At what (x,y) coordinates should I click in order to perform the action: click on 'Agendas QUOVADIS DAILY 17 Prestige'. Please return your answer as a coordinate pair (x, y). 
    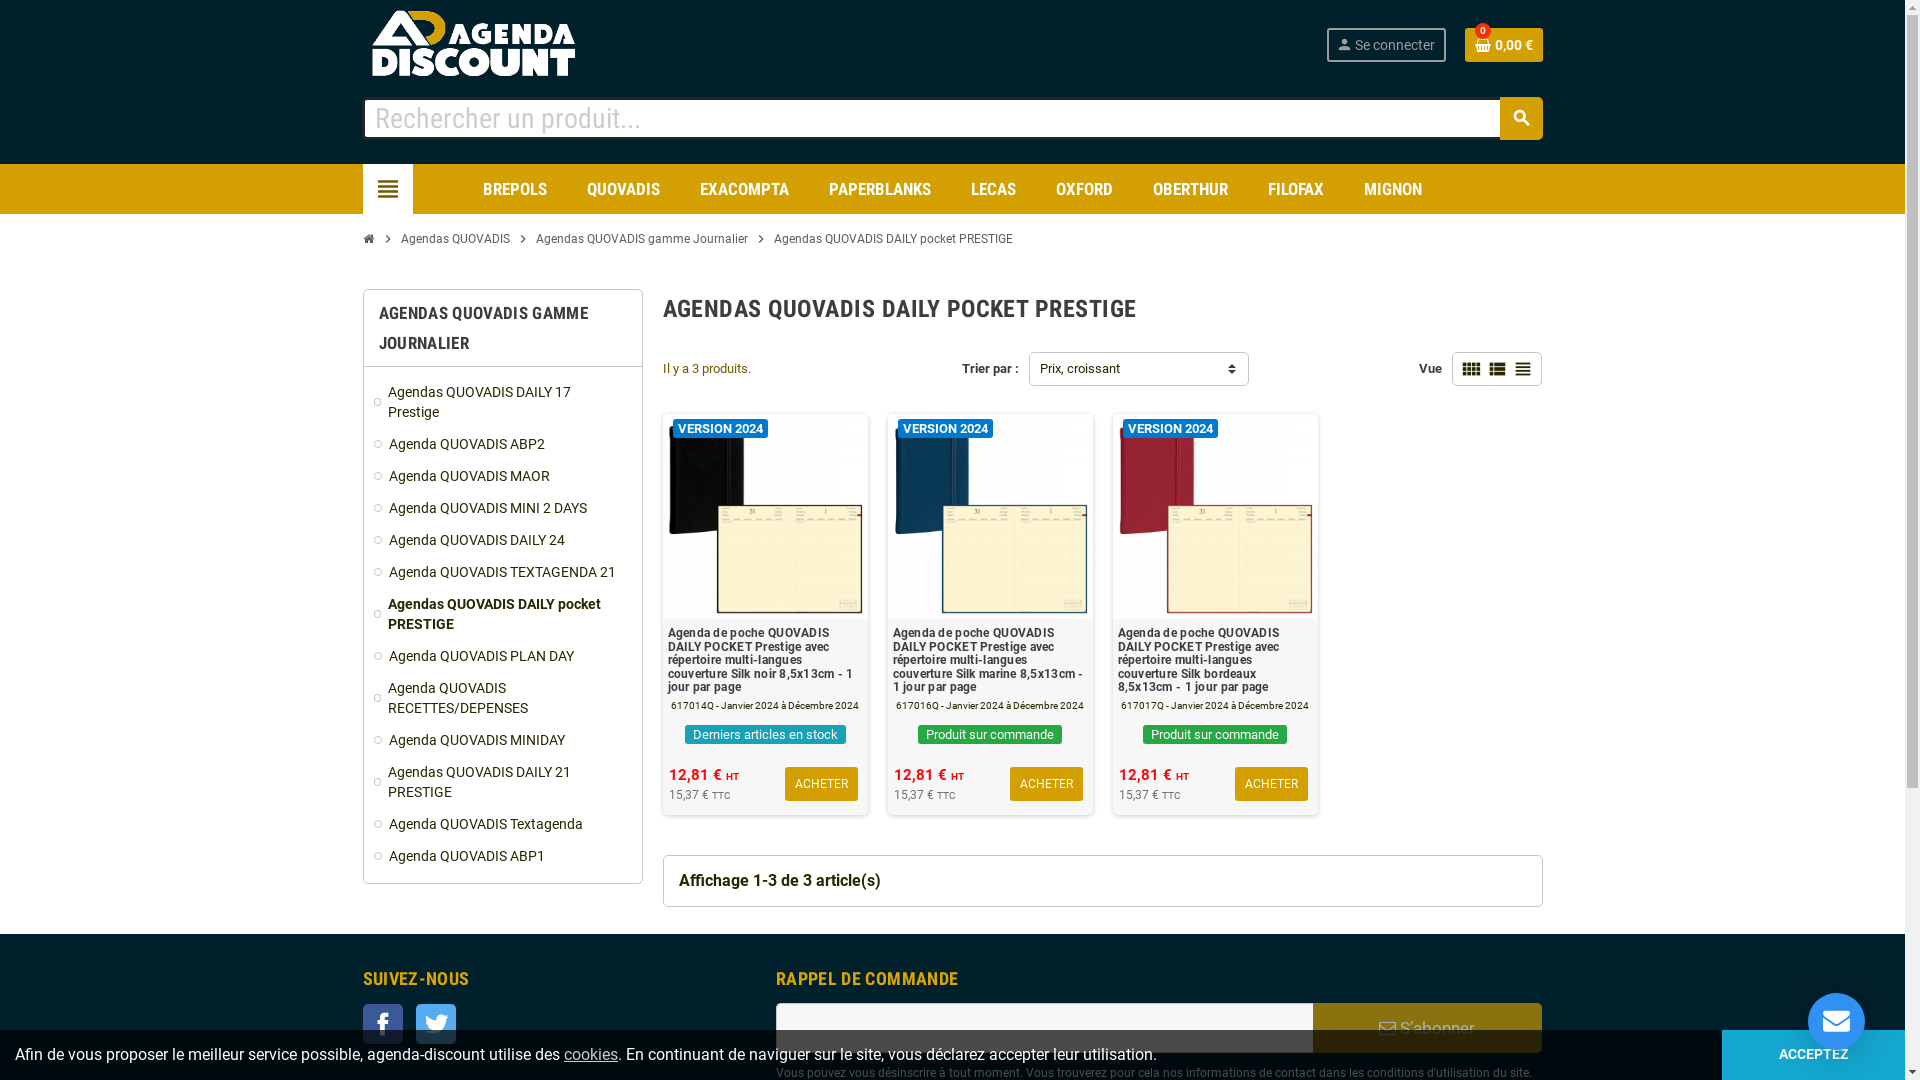
    Looking at the image, I should click on (503, 401).